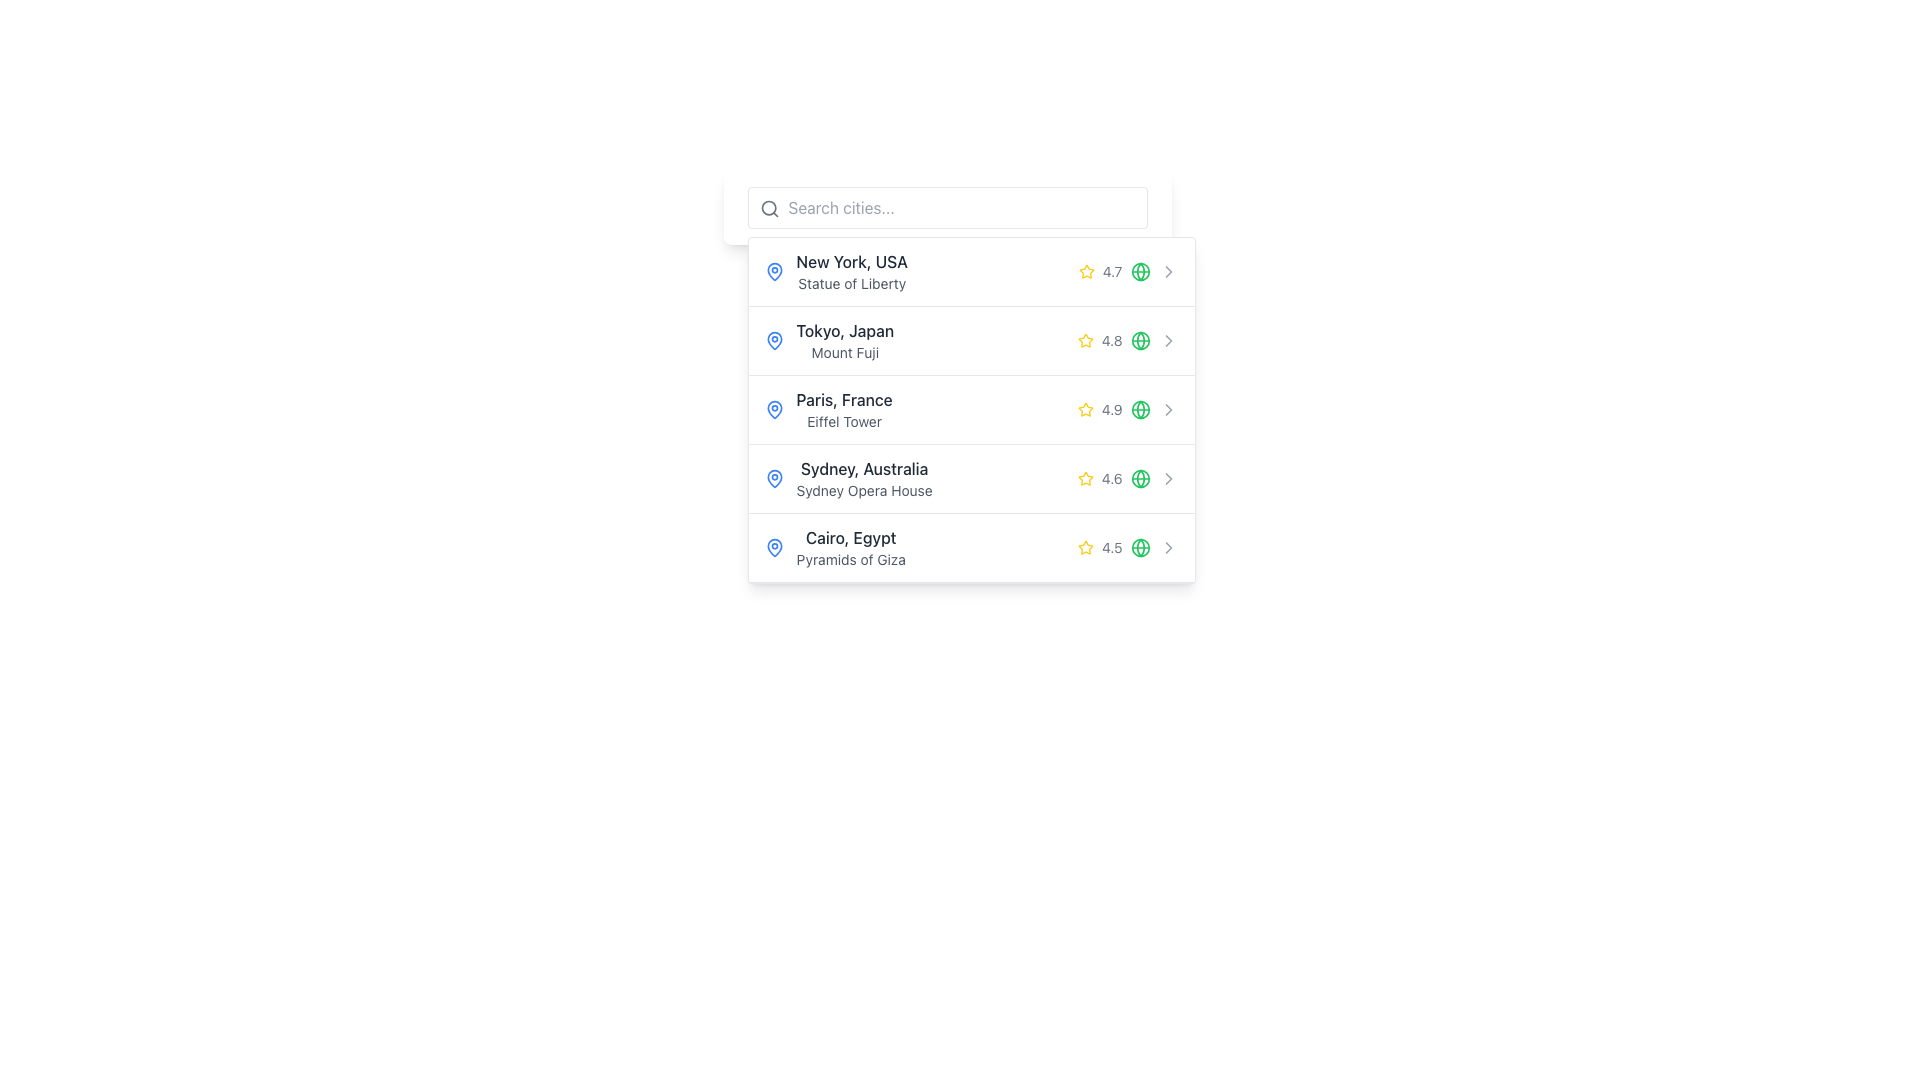  What do you see at coordinates (1084, 339) in the screenshot?
I see `the star icon with a yellow fill located next to the '4.8' text in the Tokyo, Japan entry's rating section` at bounding box center [1084, 339].